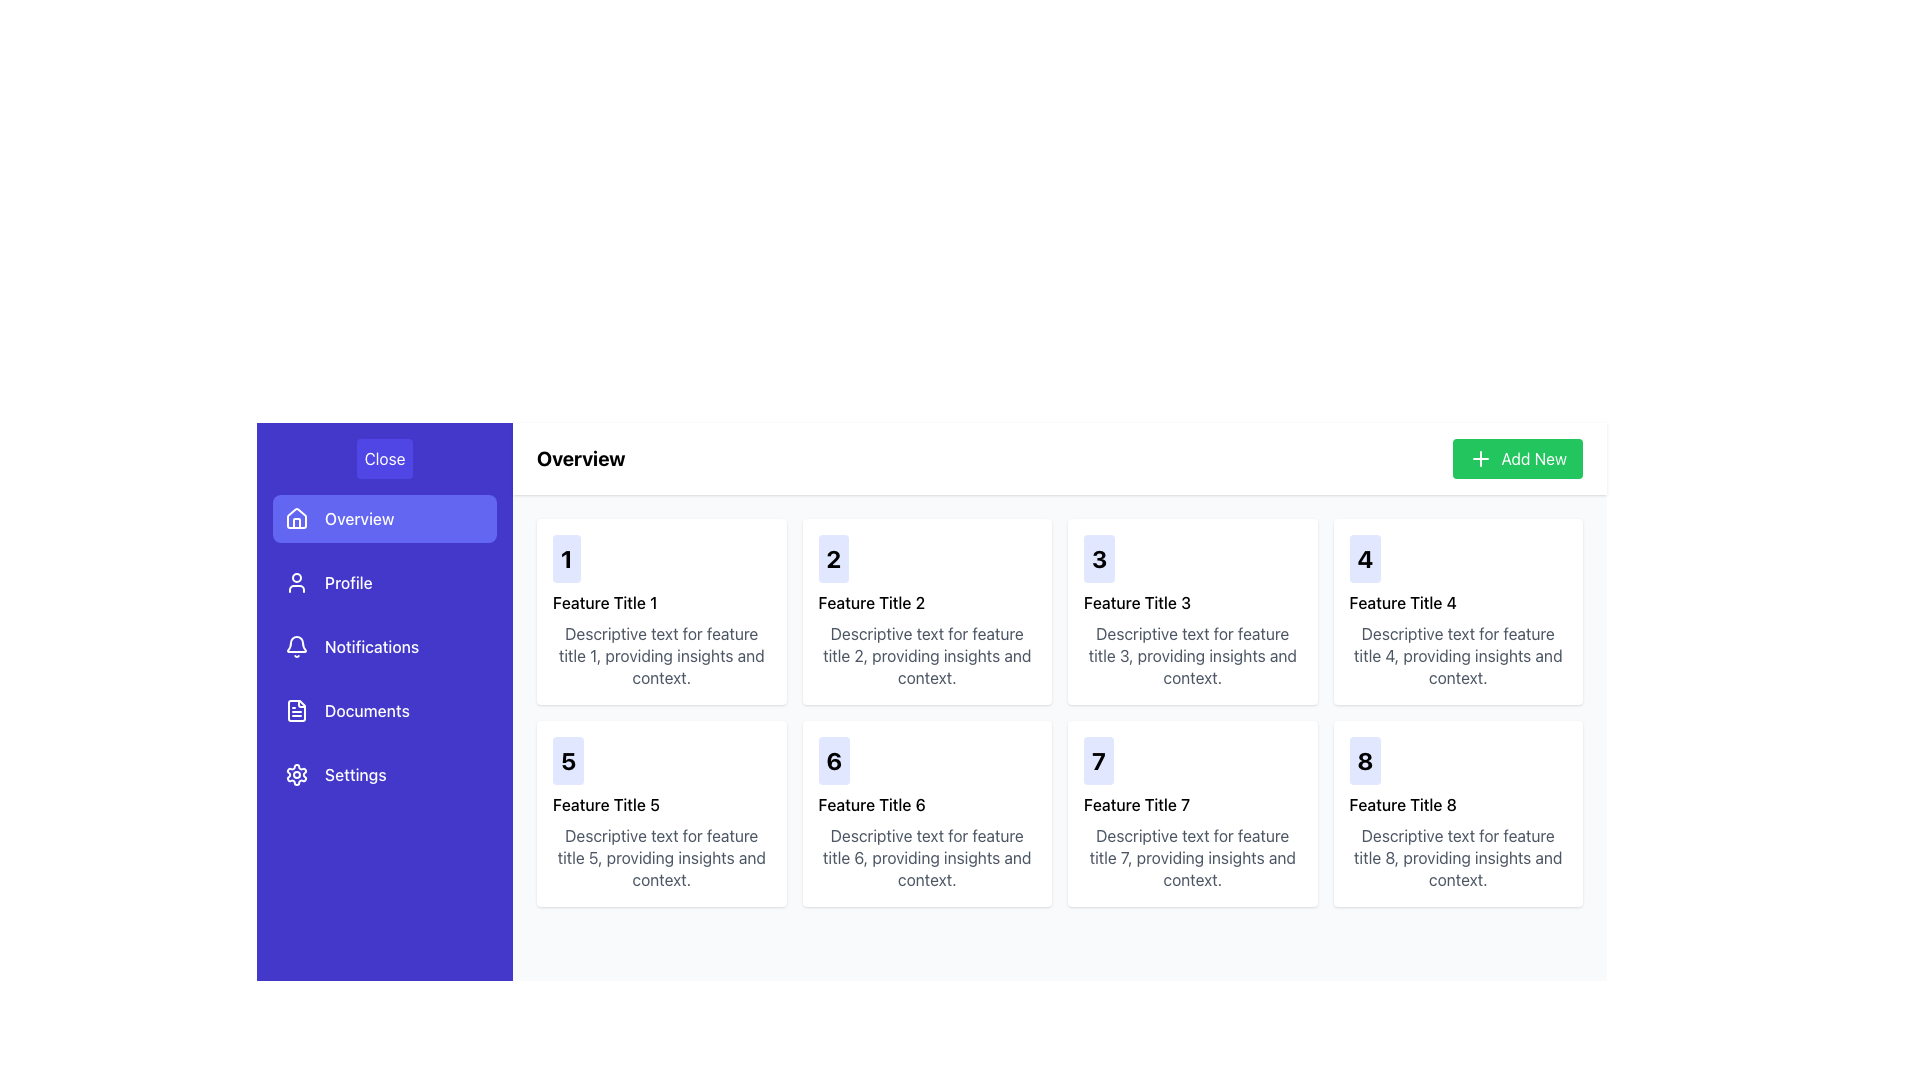 The image size is (1920, 1080). I want to click on the label indicating the order or number of the feature, located in the top-left corner above 'Feature Title 1', so click(565, 559).